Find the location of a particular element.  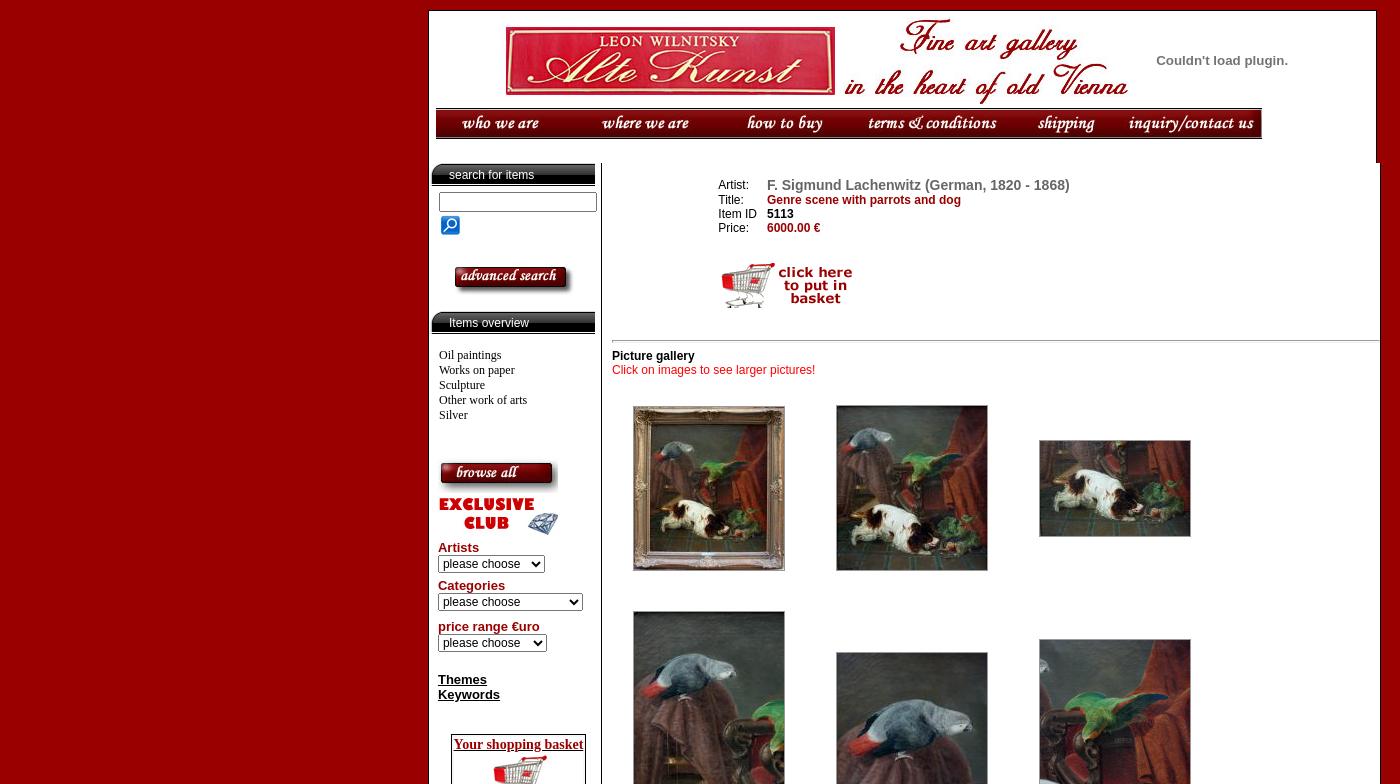

'Title:' is located at coordinates (730, 199).